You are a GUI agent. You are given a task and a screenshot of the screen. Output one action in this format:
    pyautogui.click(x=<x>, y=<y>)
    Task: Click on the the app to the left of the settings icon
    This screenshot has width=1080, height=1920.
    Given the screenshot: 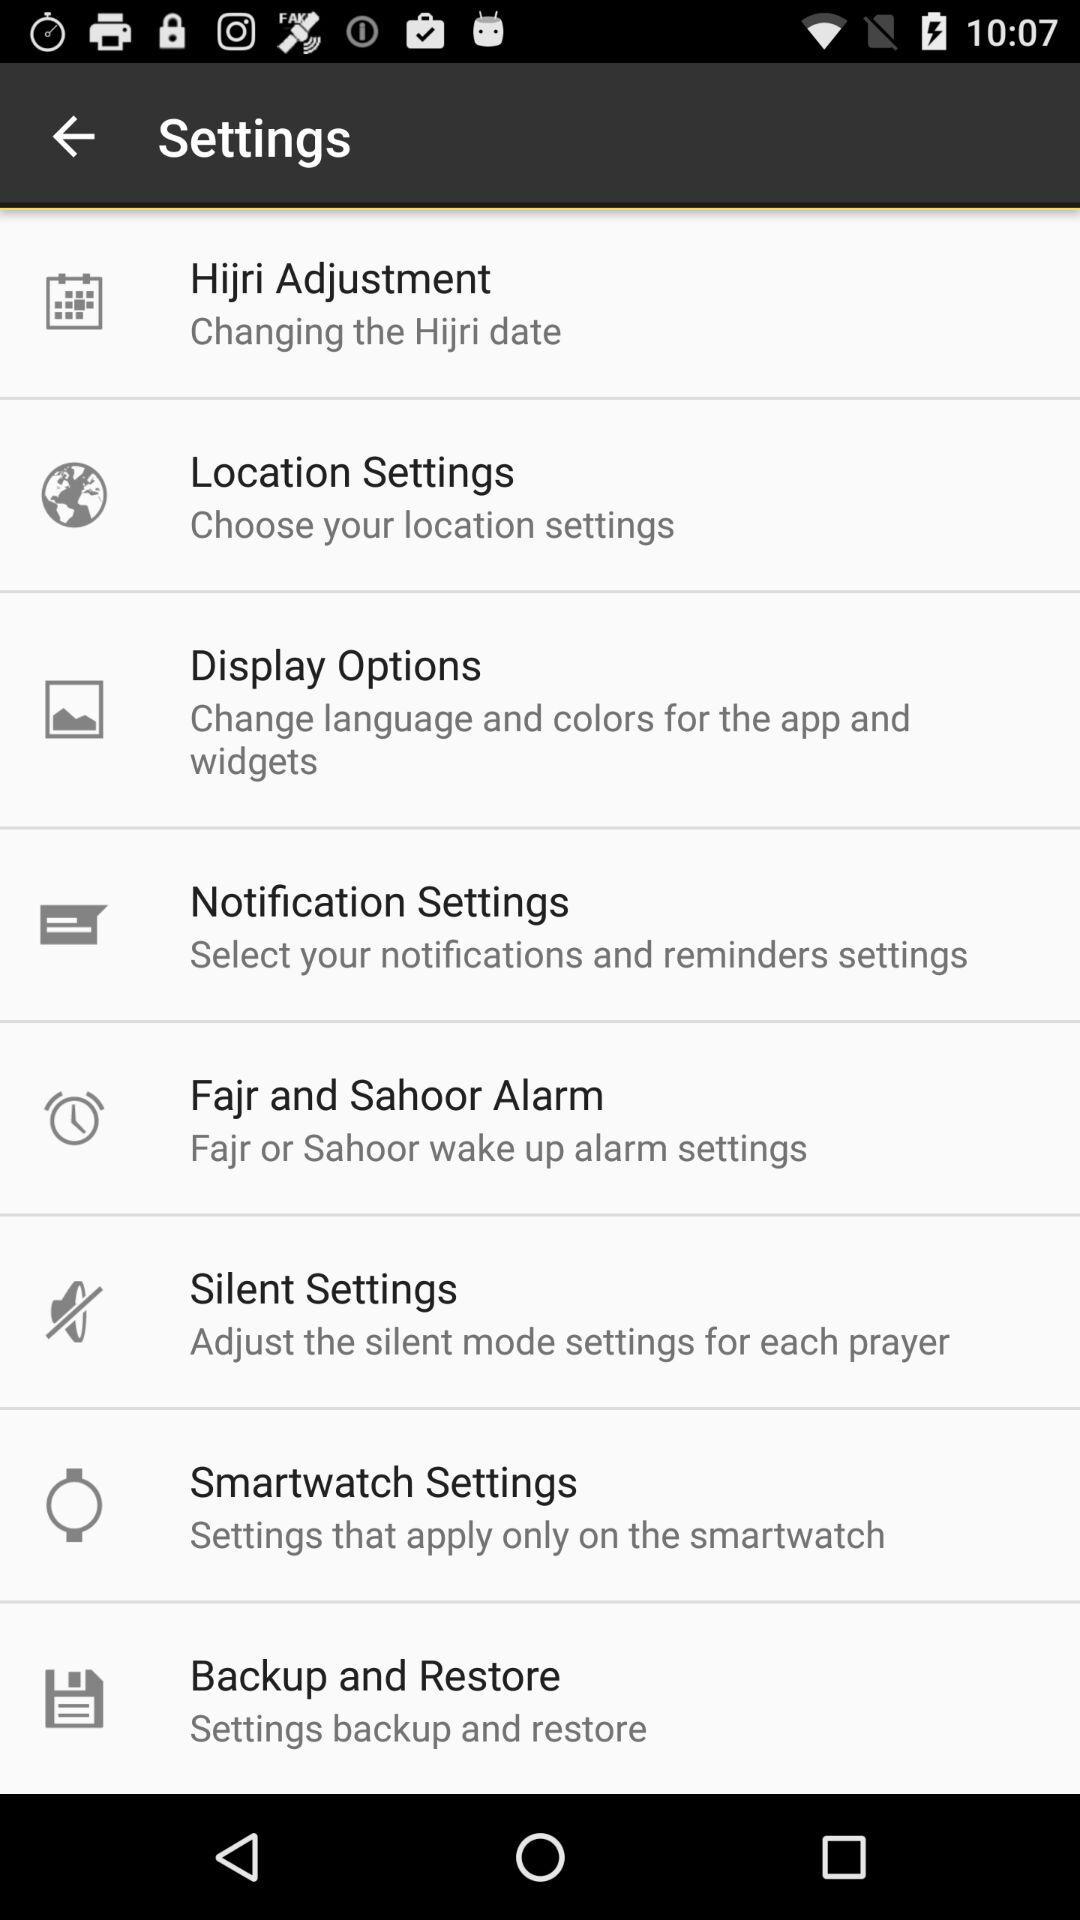 What is the action you would take?
    pyautogui.click(x=72, y=135)
    